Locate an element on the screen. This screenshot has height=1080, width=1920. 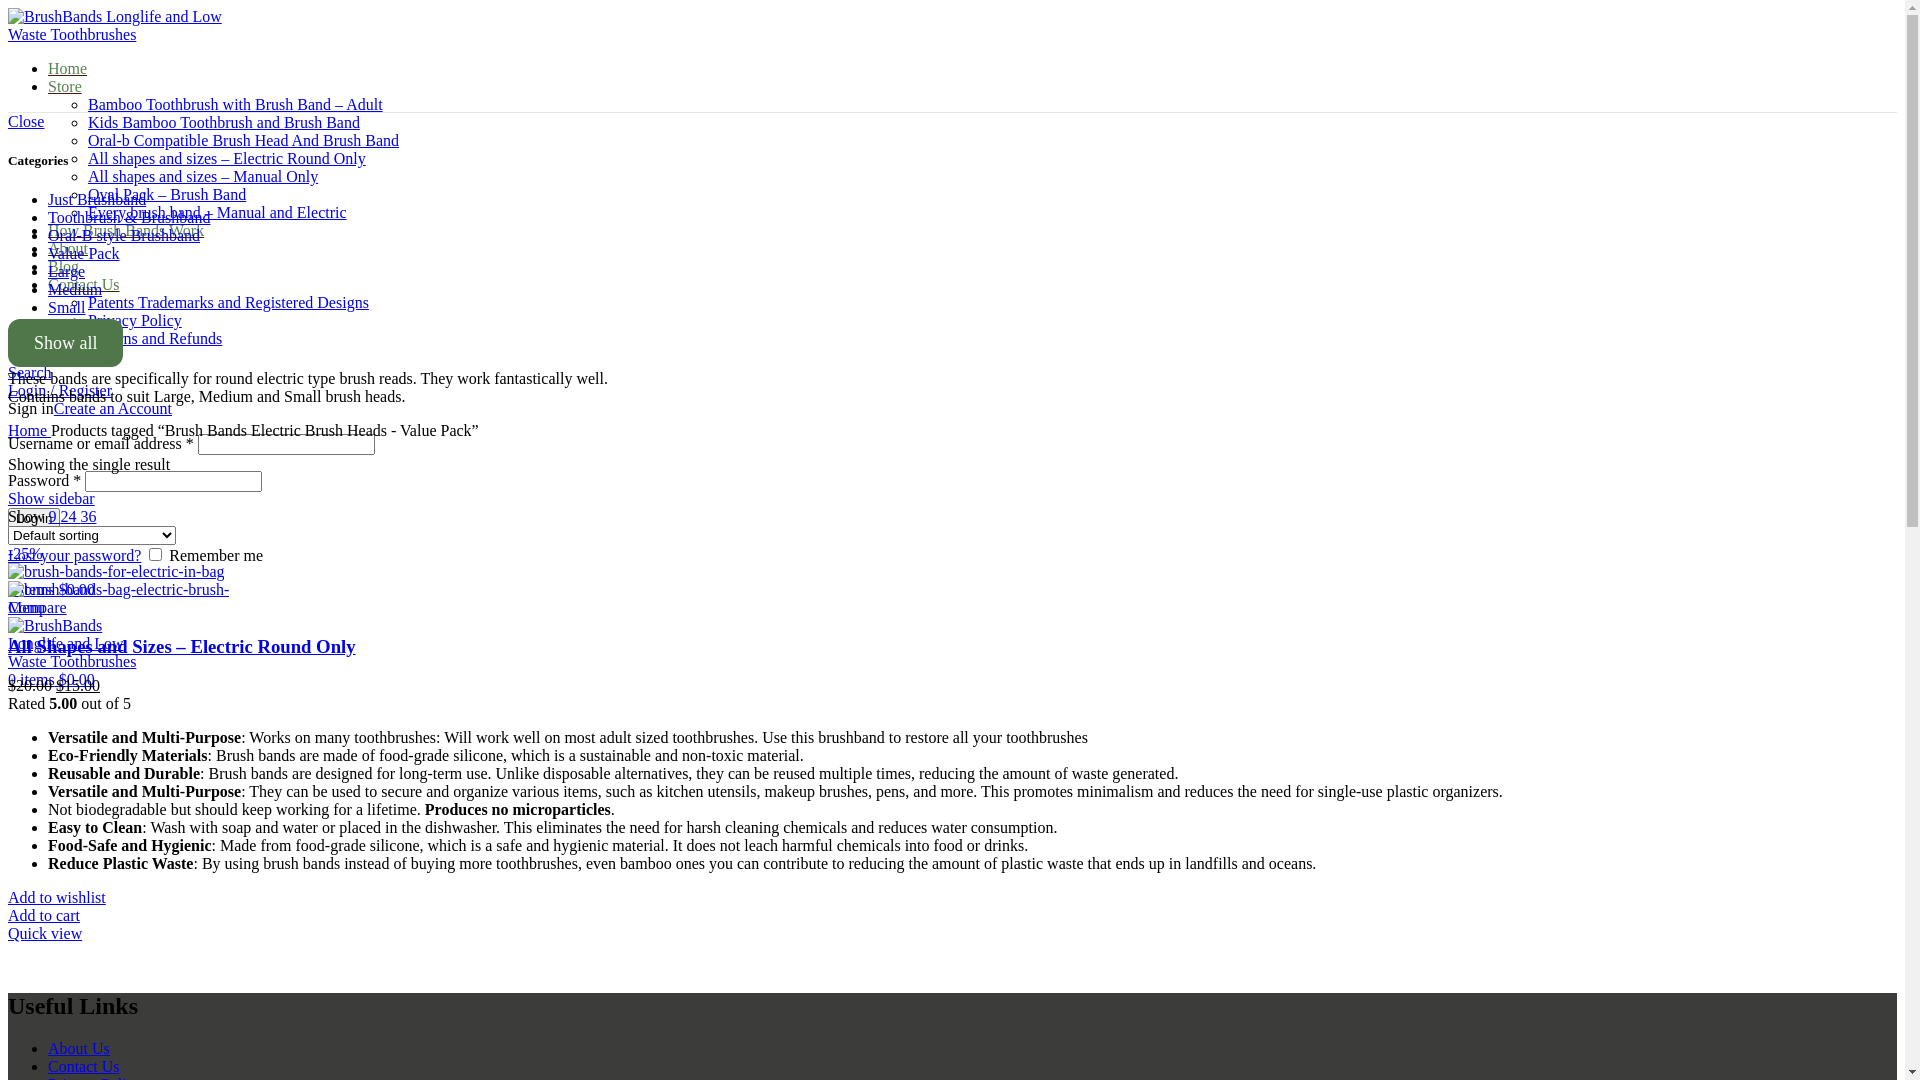
'0 items $0.00' is located at coordinates (51, 588).